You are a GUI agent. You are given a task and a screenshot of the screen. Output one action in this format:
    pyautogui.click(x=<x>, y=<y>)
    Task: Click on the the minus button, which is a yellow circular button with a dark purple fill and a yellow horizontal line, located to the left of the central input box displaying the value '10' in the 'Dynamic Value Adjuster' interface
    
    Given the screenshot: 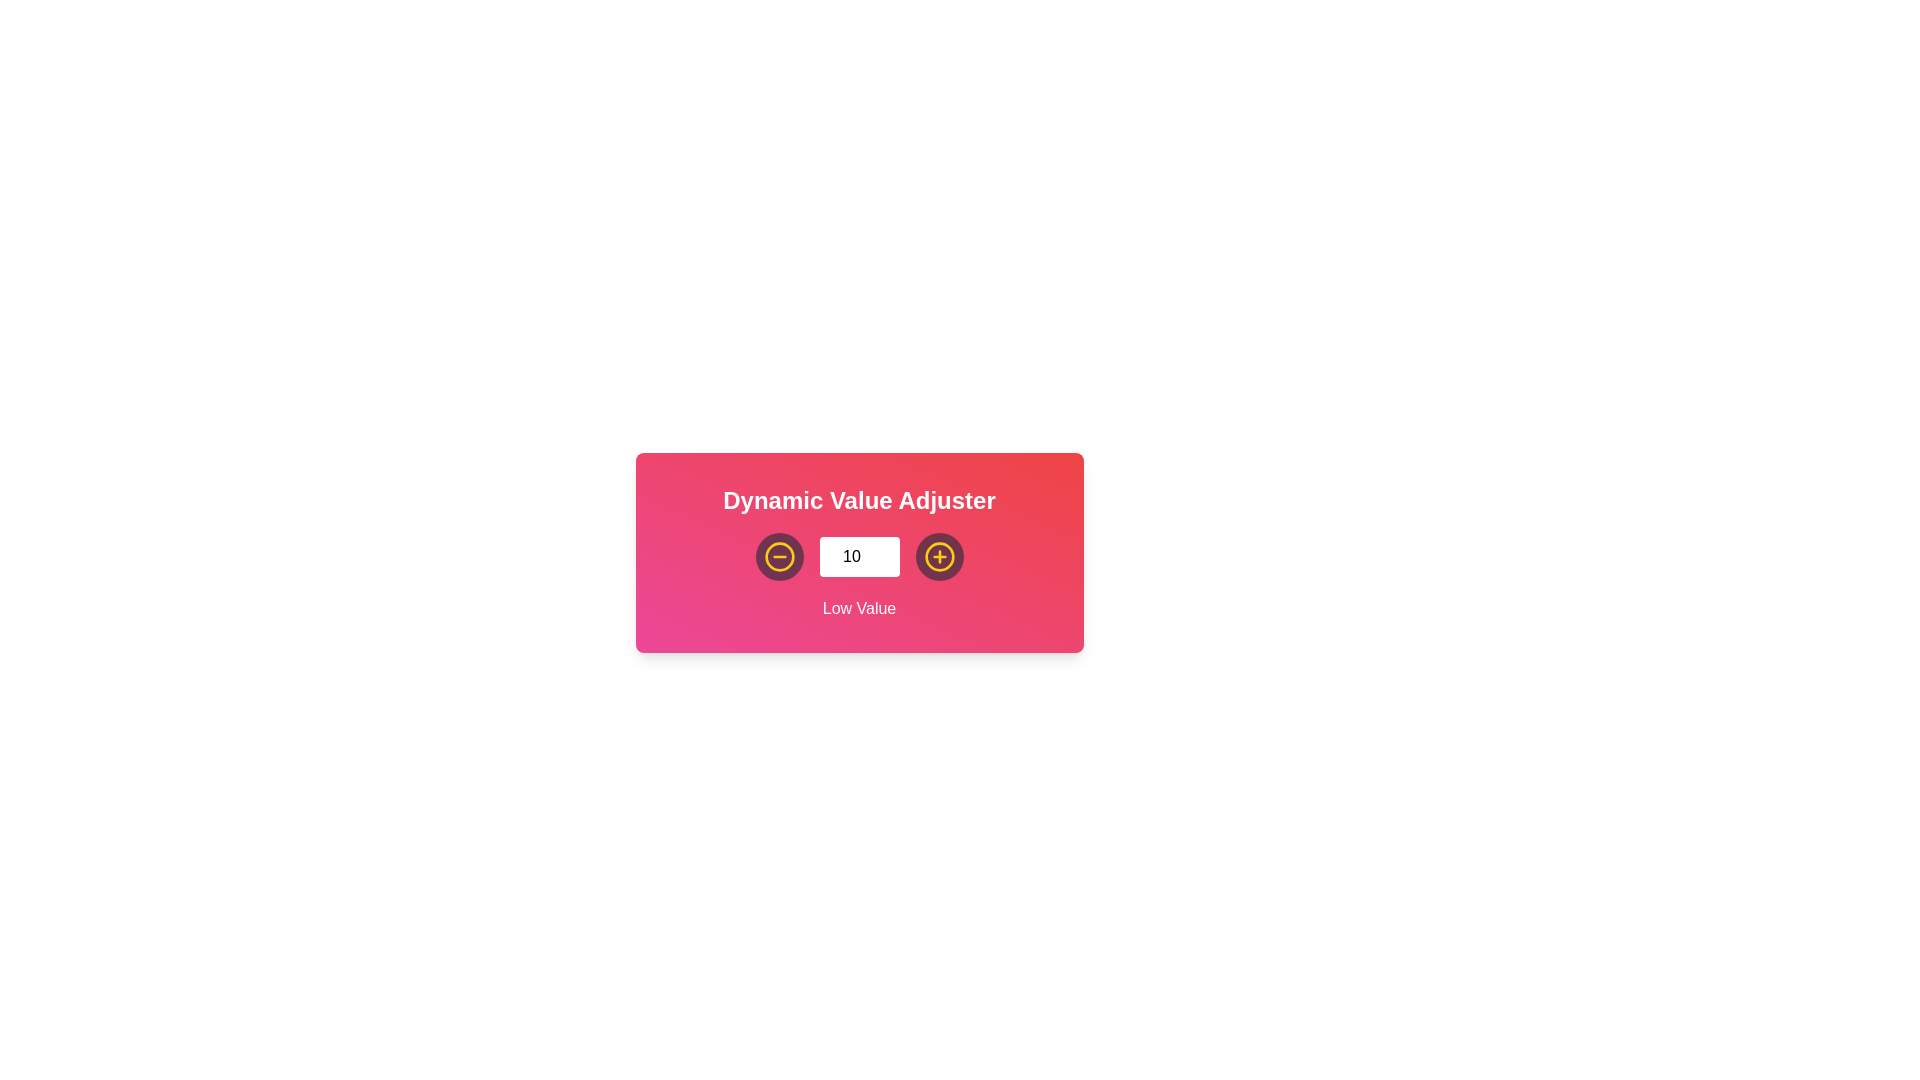 What is the action you would take?
    pyautogui.click(x=778, y=556)
    